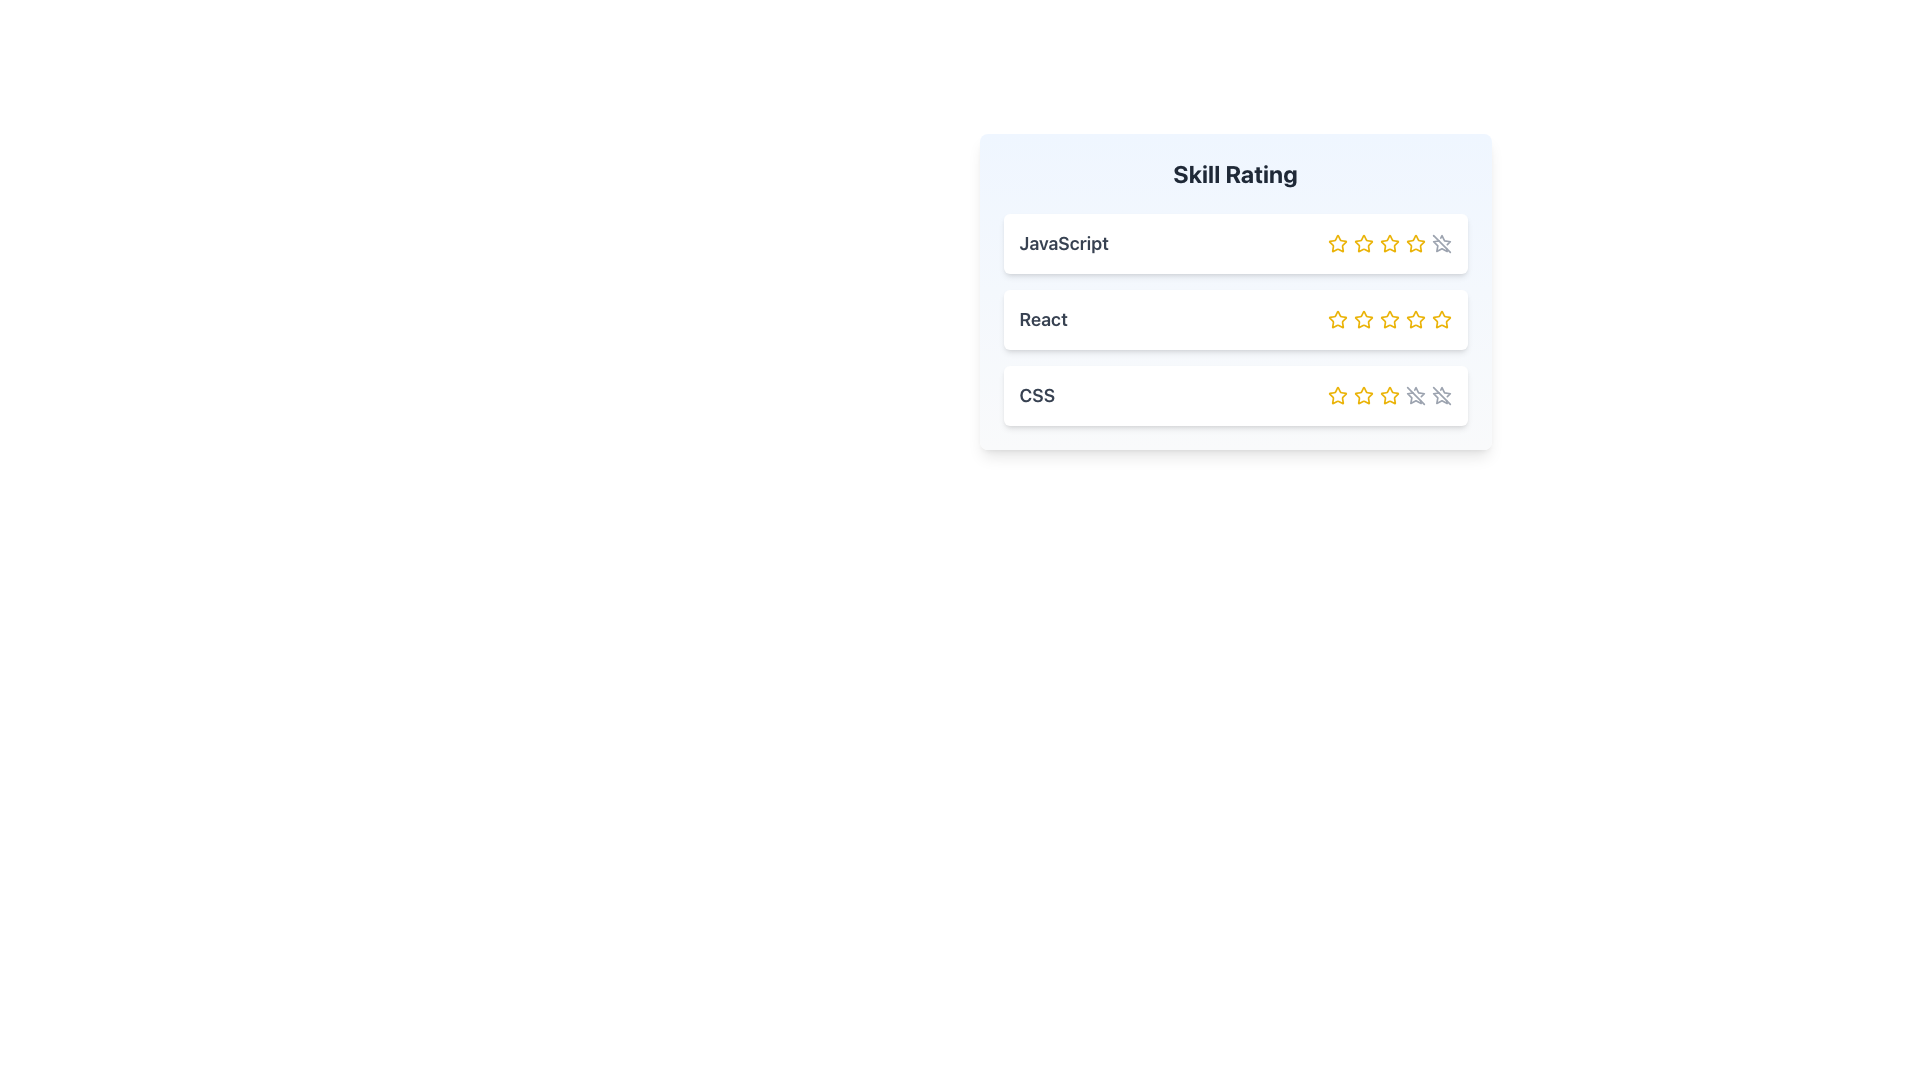 This screenshot has height=1080, width=1920. Describe the element at coordinates (1388, 242) in the screenshot. I see `the fourth star icon in the 'Skill Rating' section next to the 'JavaScript' label` at that location.